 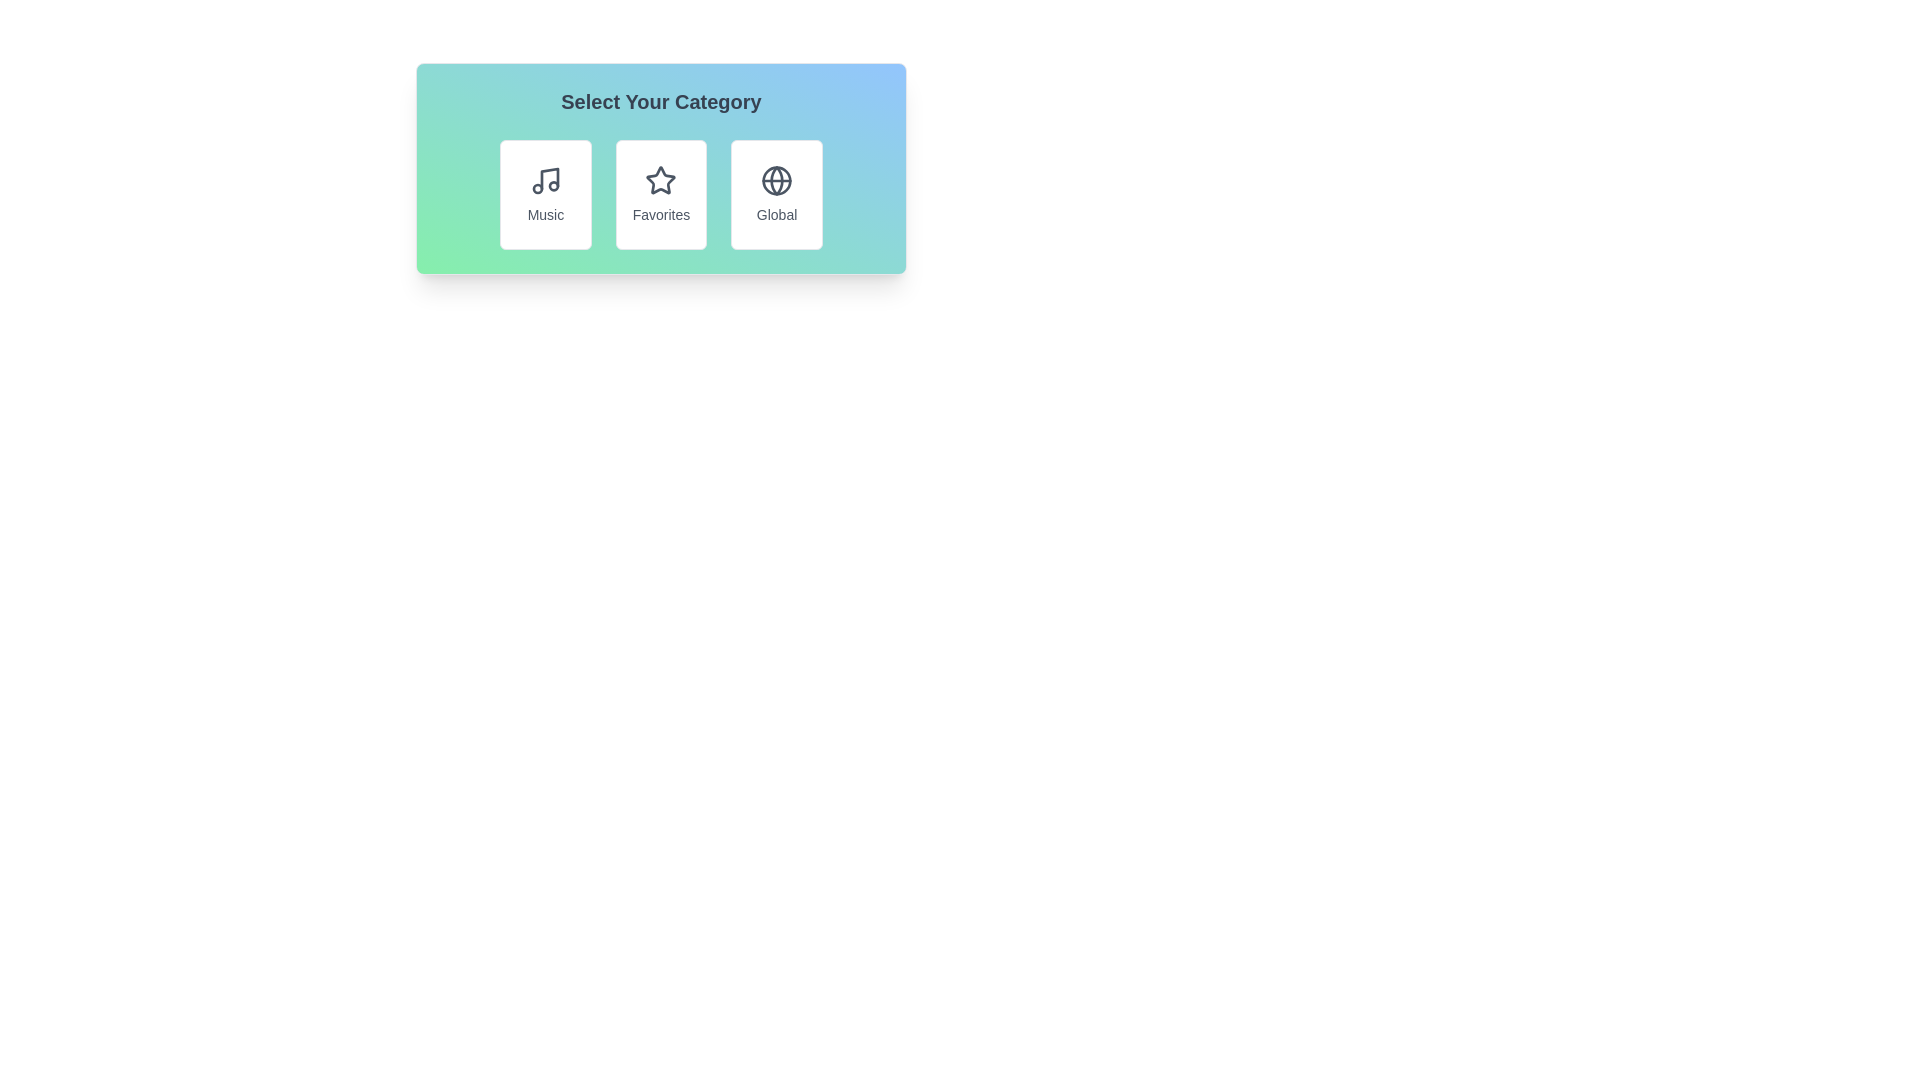 What do you see at coordinates (661, 195) in the screenshot?
I see `the 'Favorites' button, which is centrally located in the grid layout of interactive items to trigger a visual change` at bounding box center [661, 195].